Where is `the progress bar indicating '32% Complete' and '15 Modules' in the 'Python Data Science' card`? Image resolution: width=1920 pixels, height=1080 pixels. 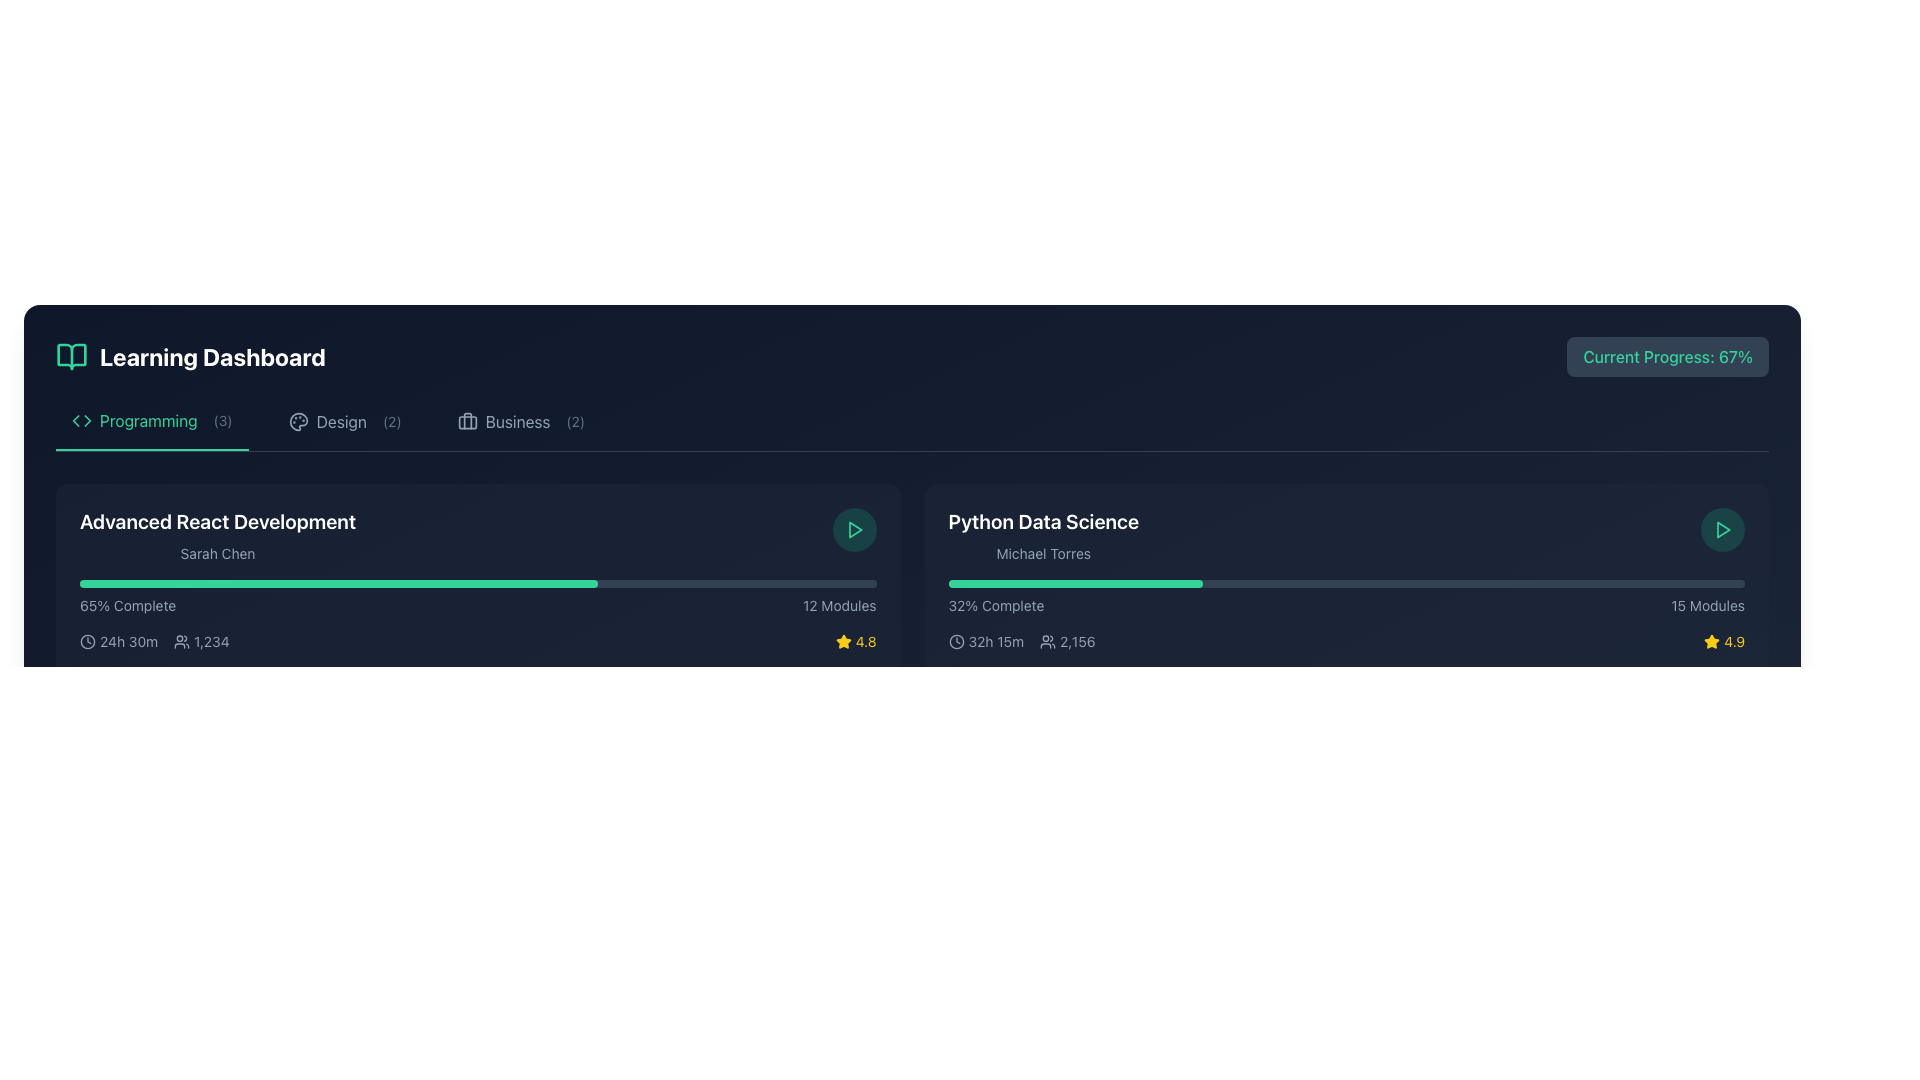 the progress bar indicating '32% Complete' and '15 Modules' in the 'Python Data Science' card is located at coordinates (1346, 596).